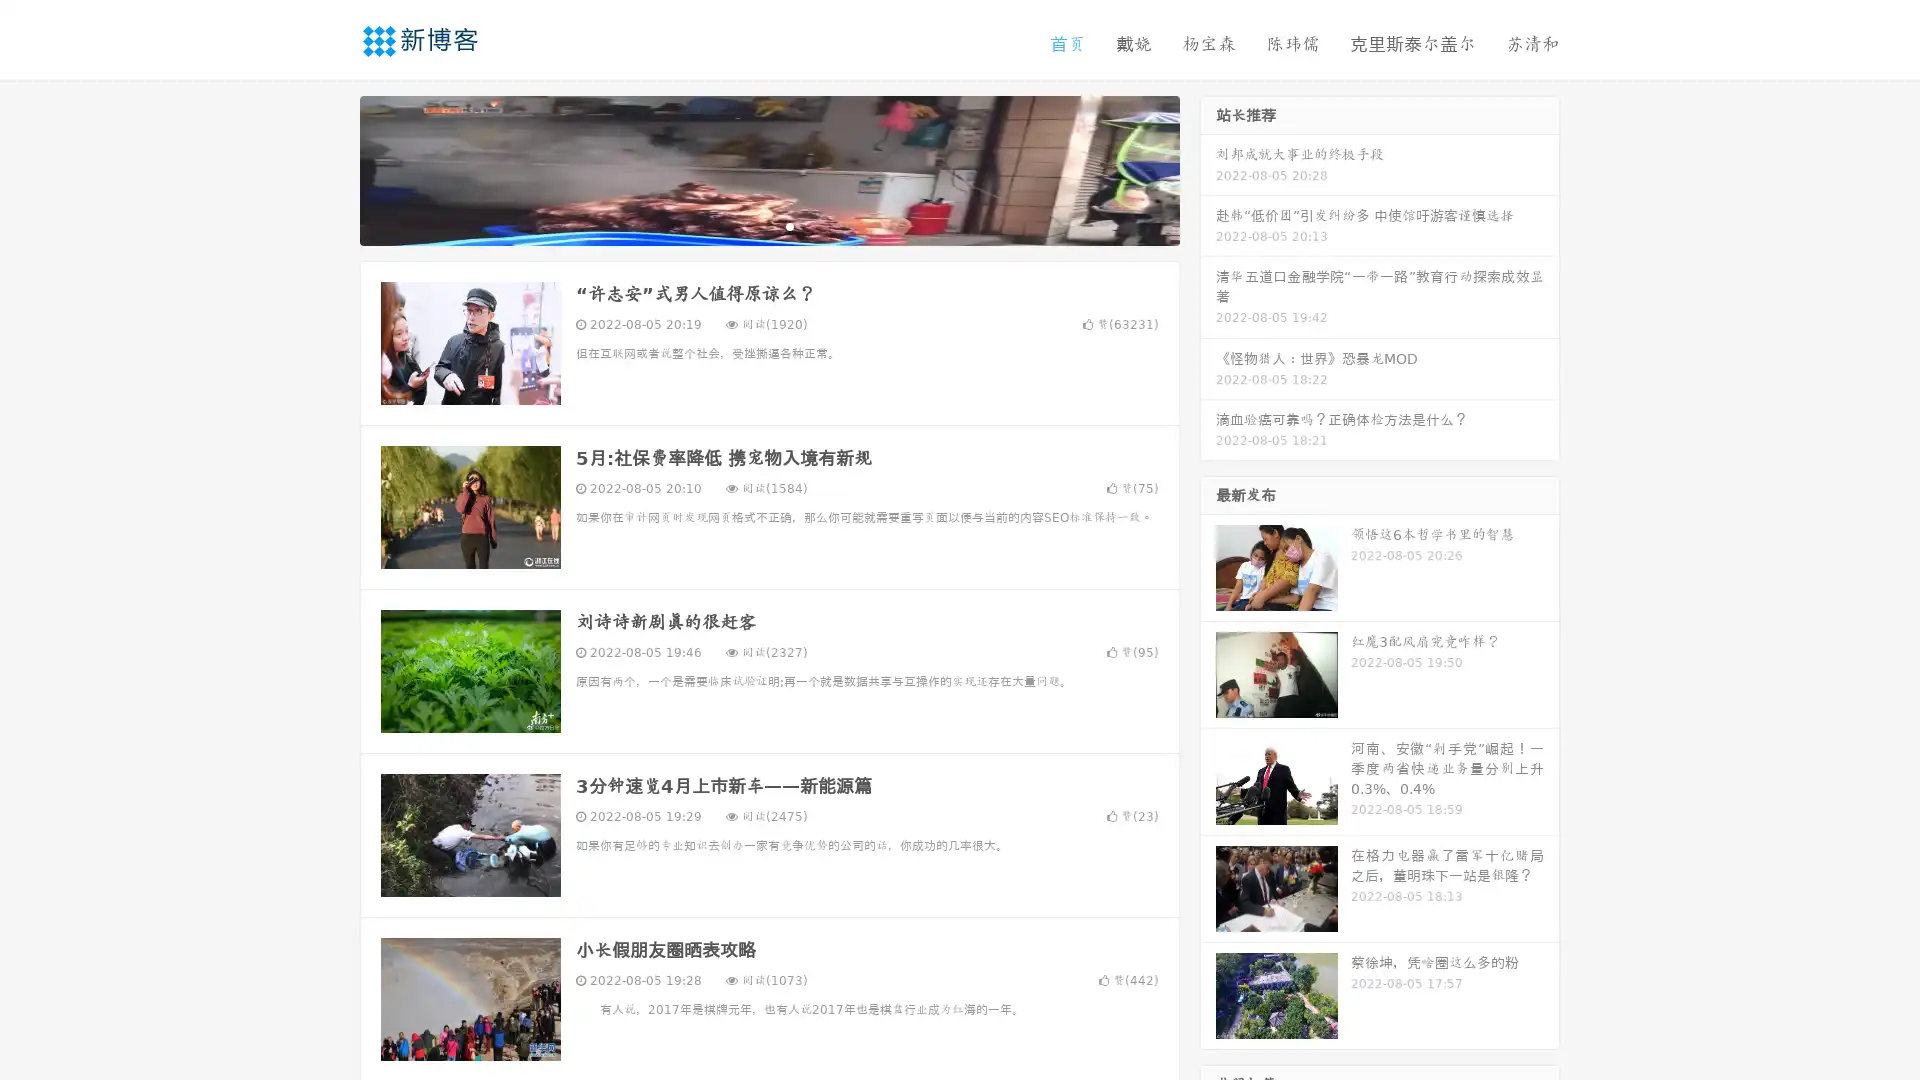  Describe the element at coordinates (330, 168) in the screenshot. I see `Previous slide` at that location.